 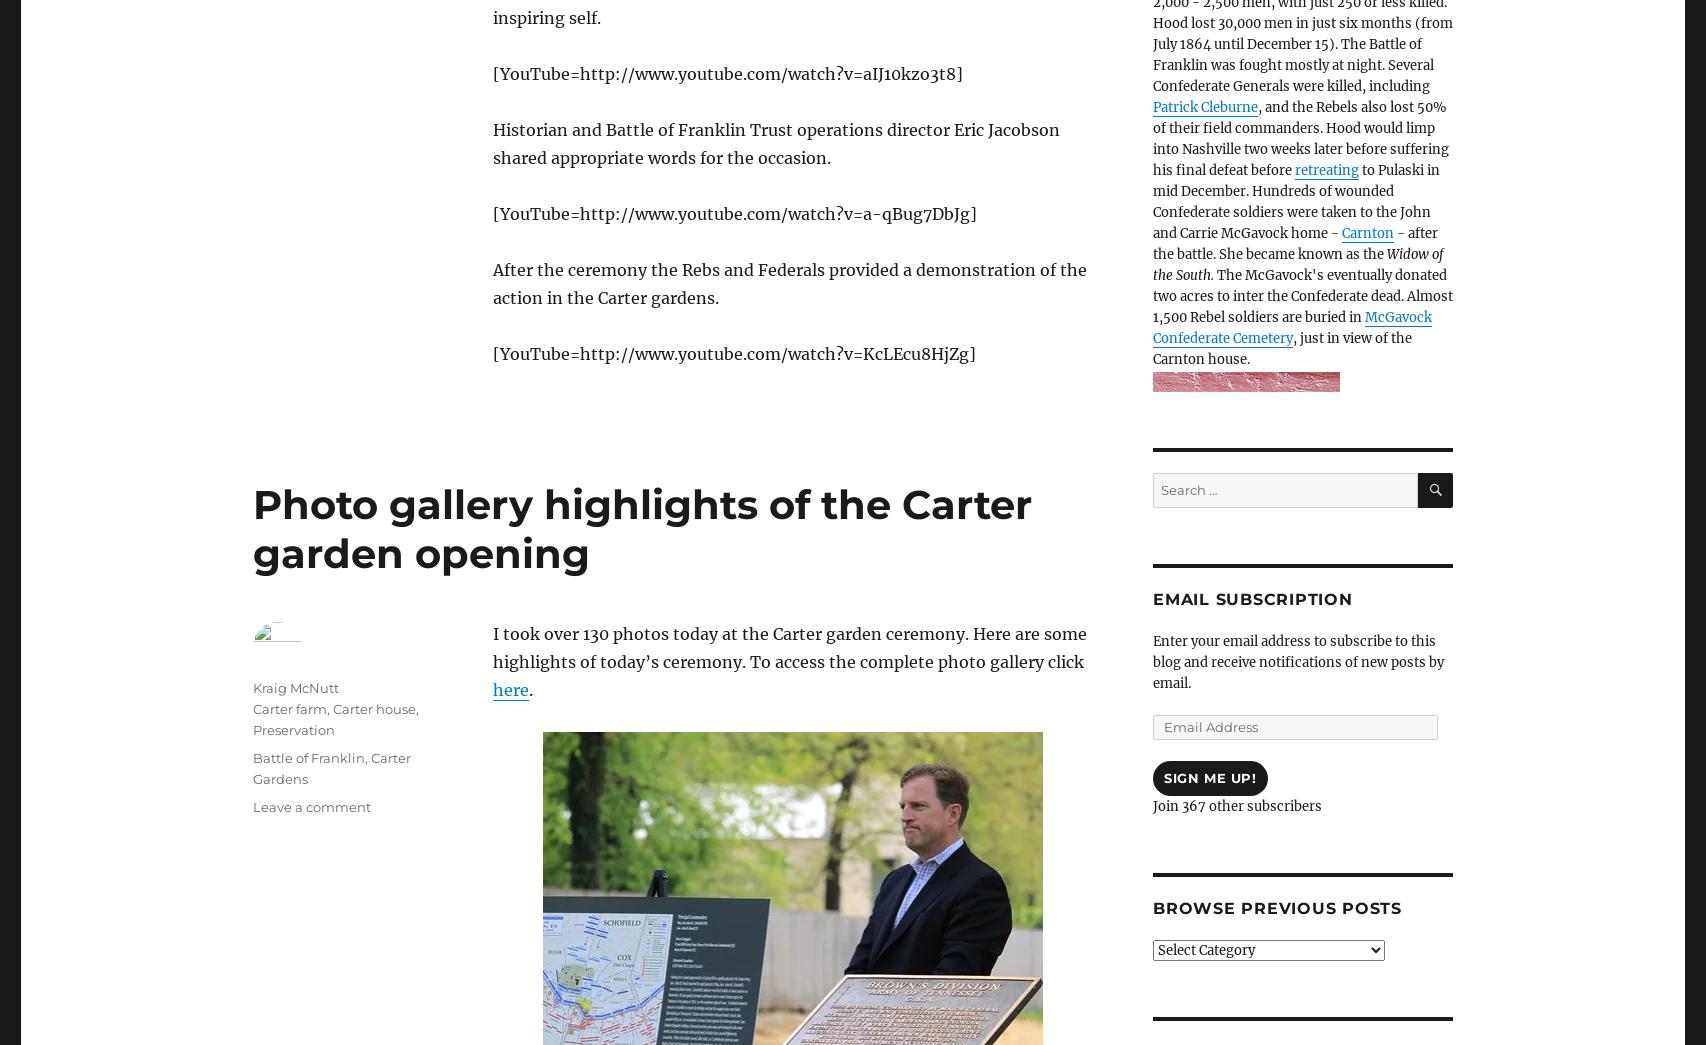 What do you see at coordinates (312, 806) in the screenshot?
I see `'Leave a comment'` at bounding box center [312, 806].